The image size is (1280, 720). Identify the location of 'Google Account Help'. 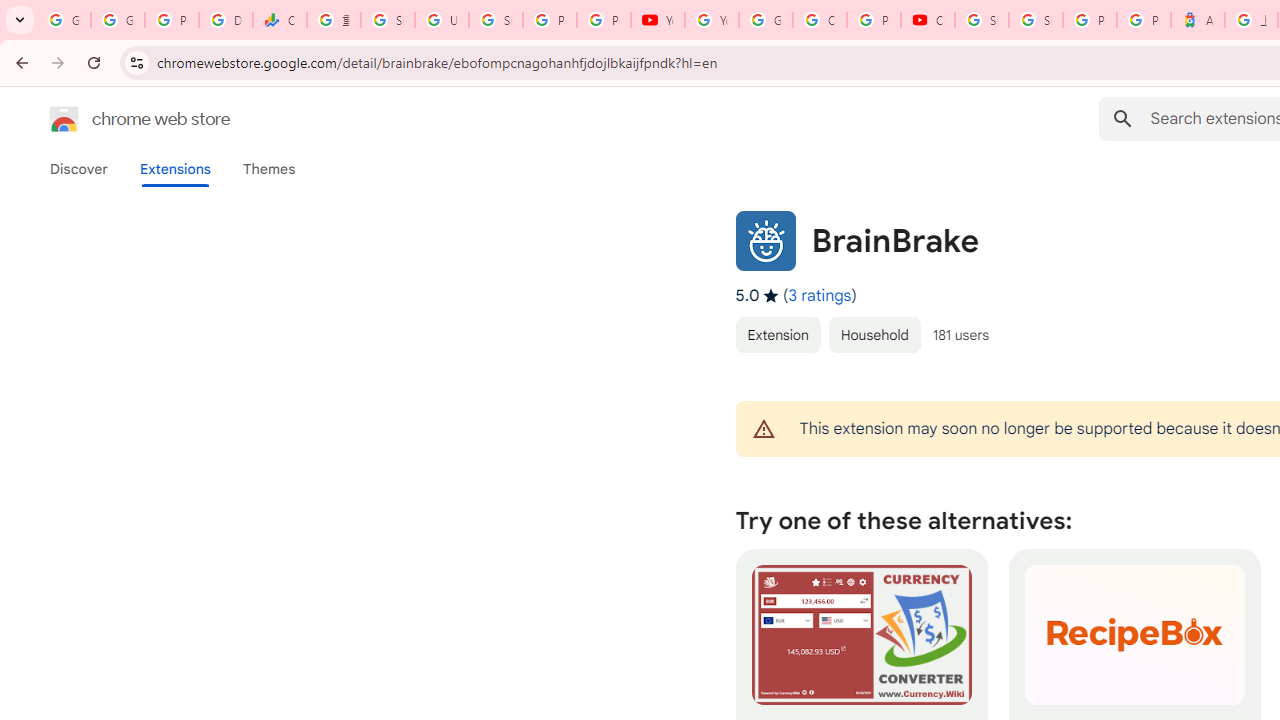
(765, 20).